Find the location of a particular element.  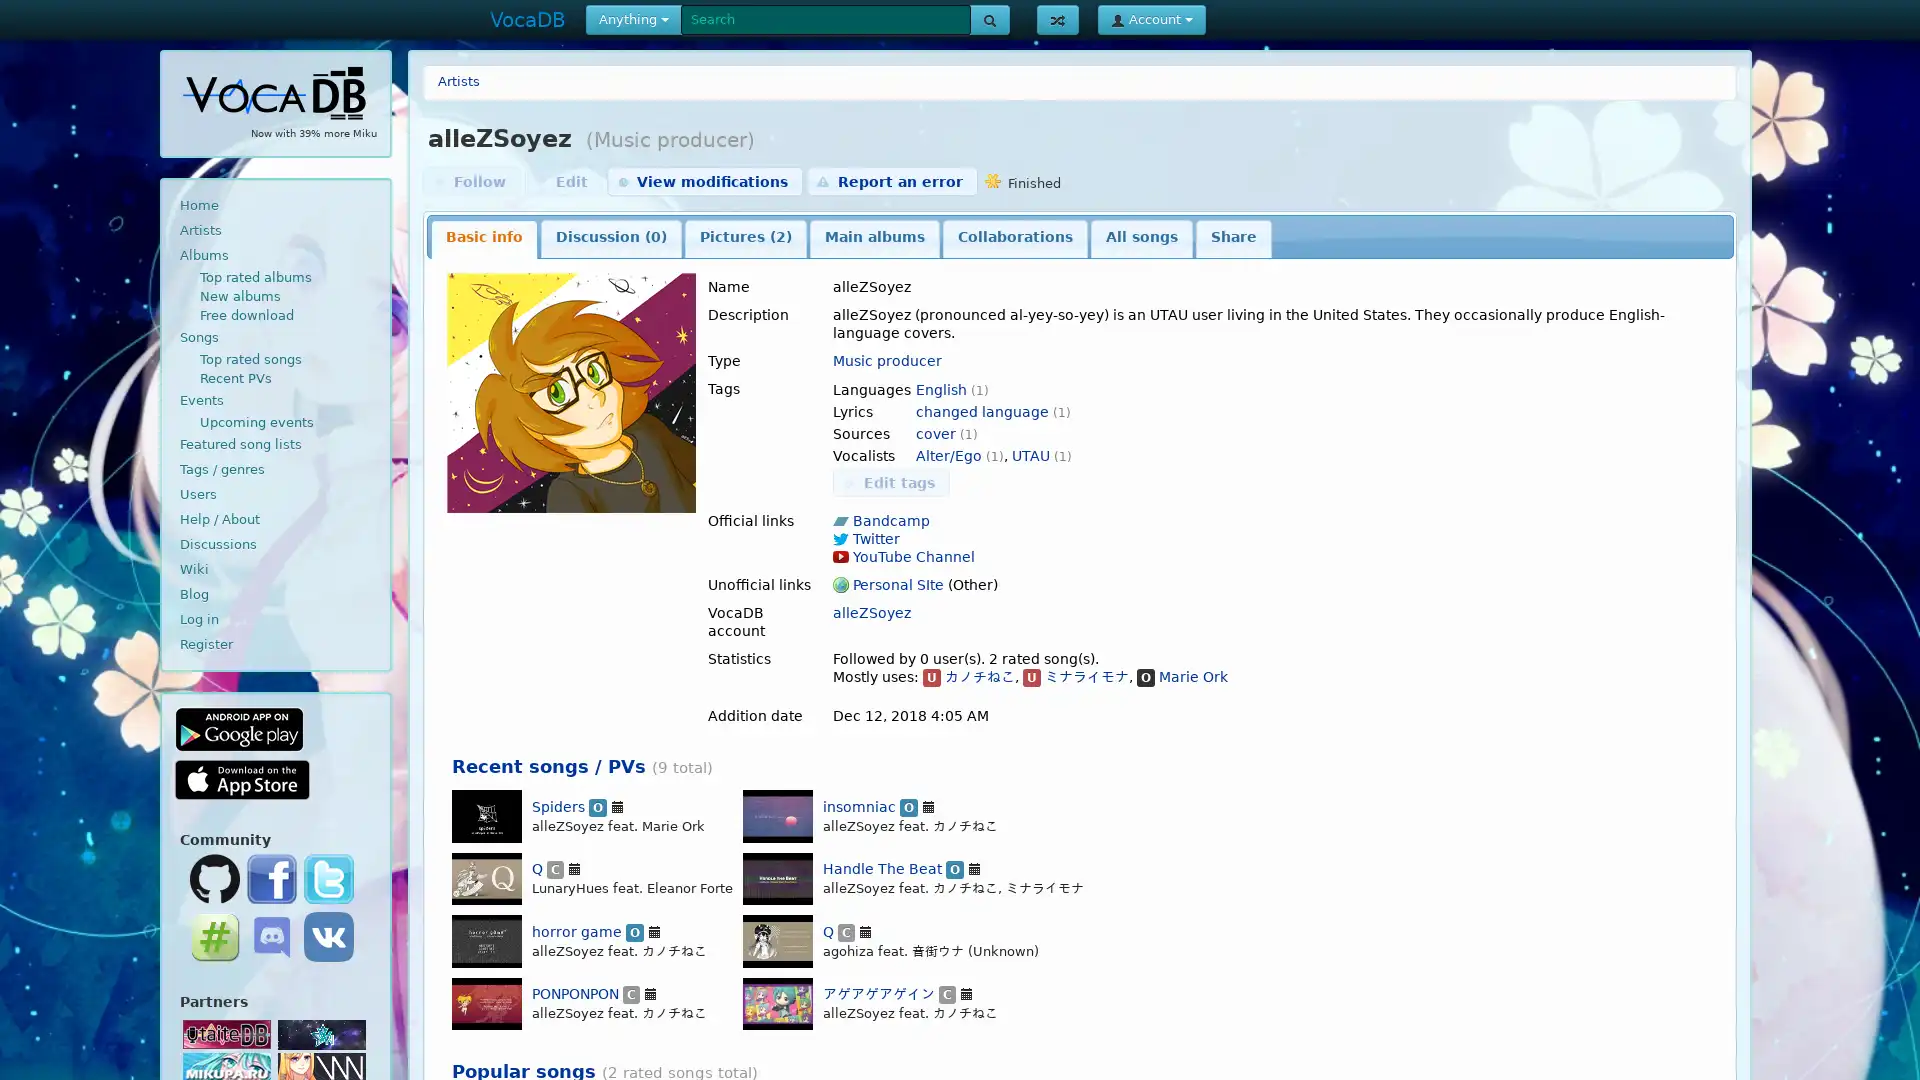

Edit tags is located at coordinates (890, 482).